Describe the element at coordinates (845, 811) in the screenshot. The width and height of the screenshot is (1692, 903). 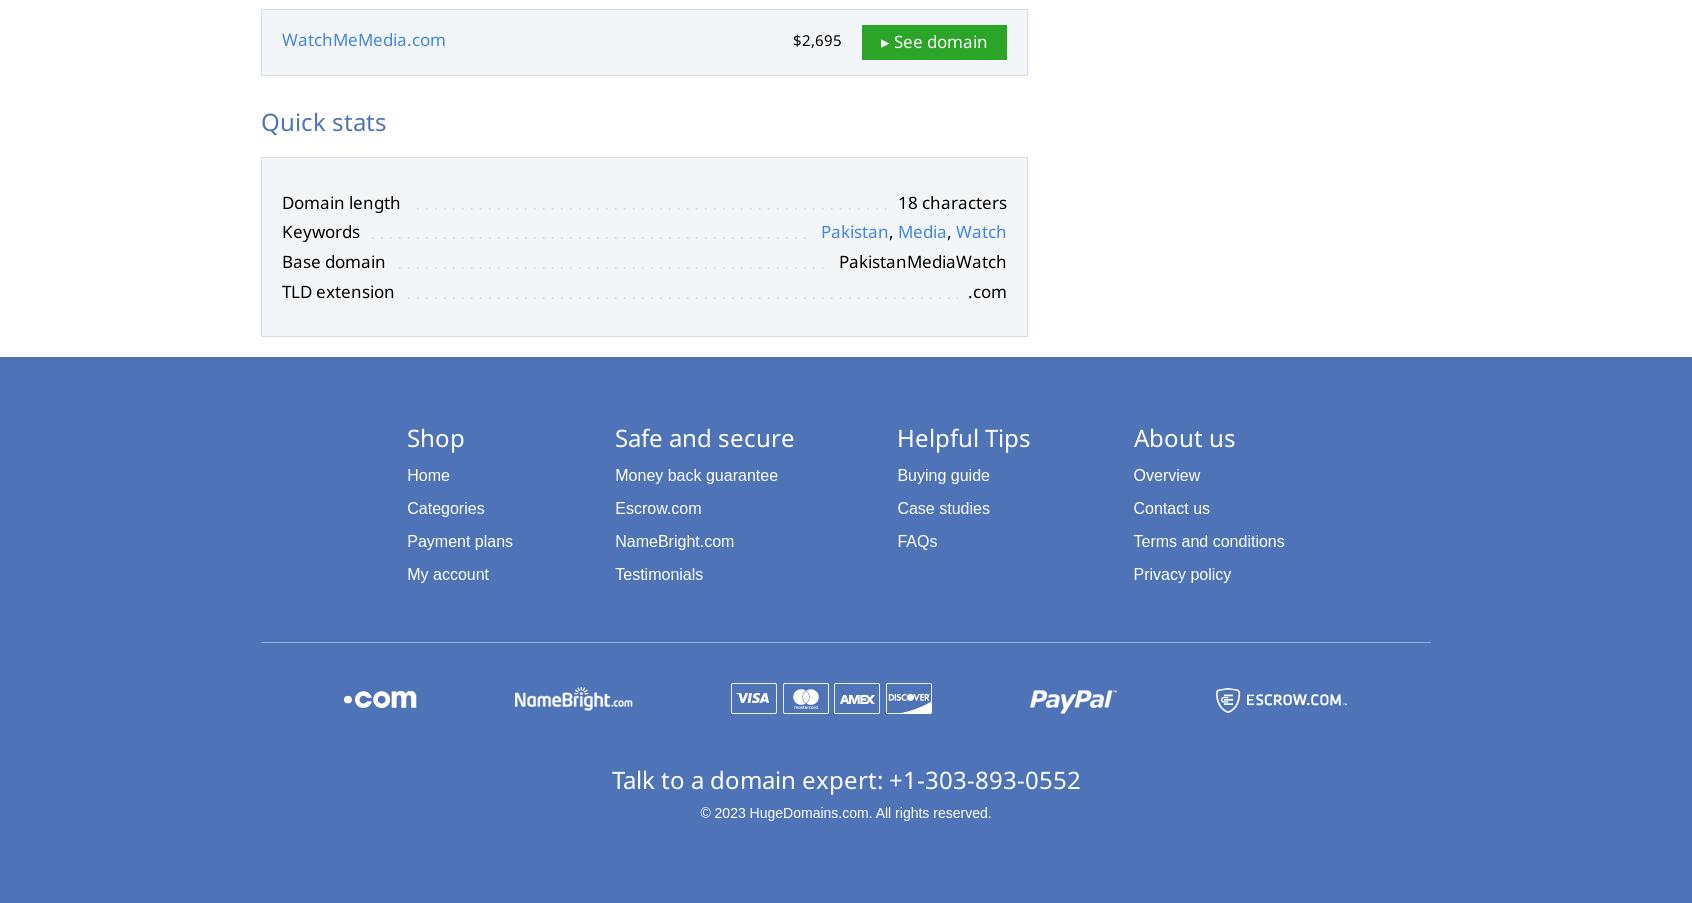
I see `'© 2023 HugeDomains.com. All rights reserved.'` at that location.